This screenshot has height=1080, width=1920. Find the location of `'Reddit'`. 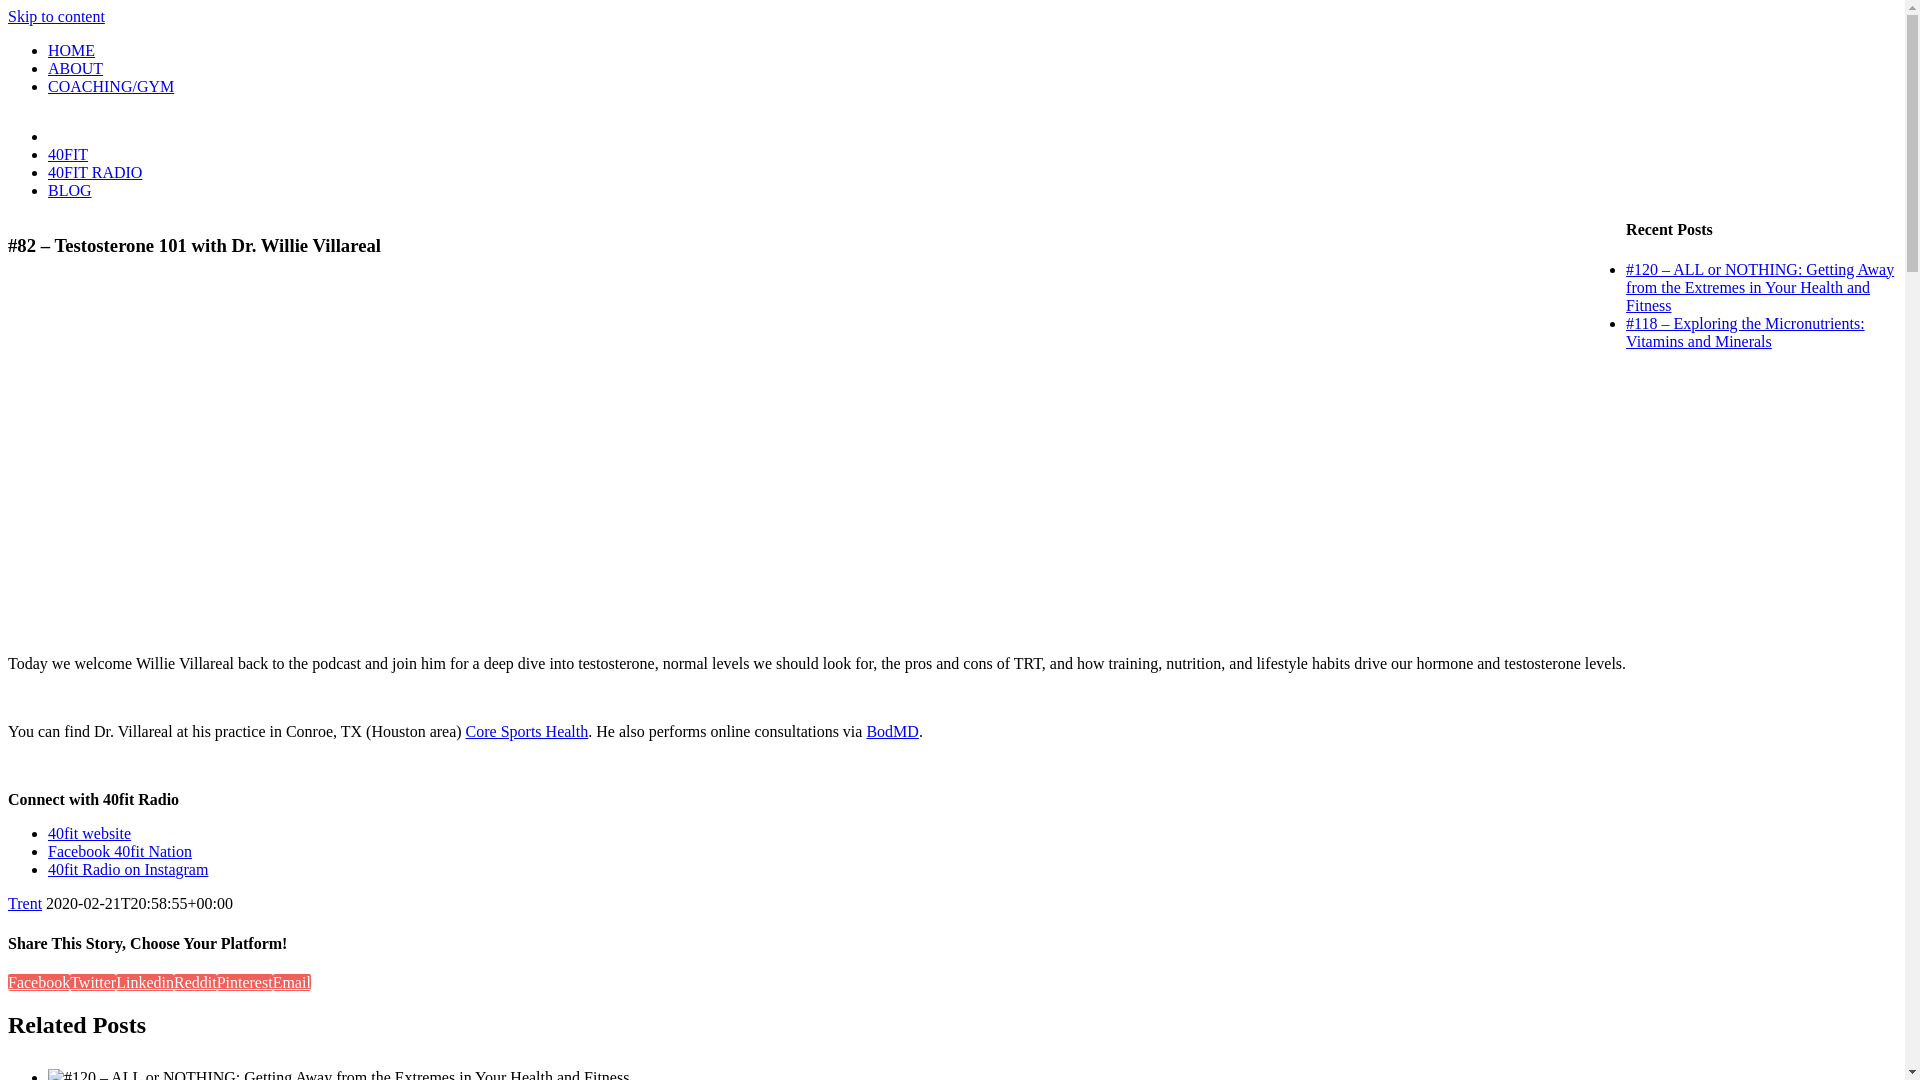

'Reddit' is located at coordinates (195, 981).